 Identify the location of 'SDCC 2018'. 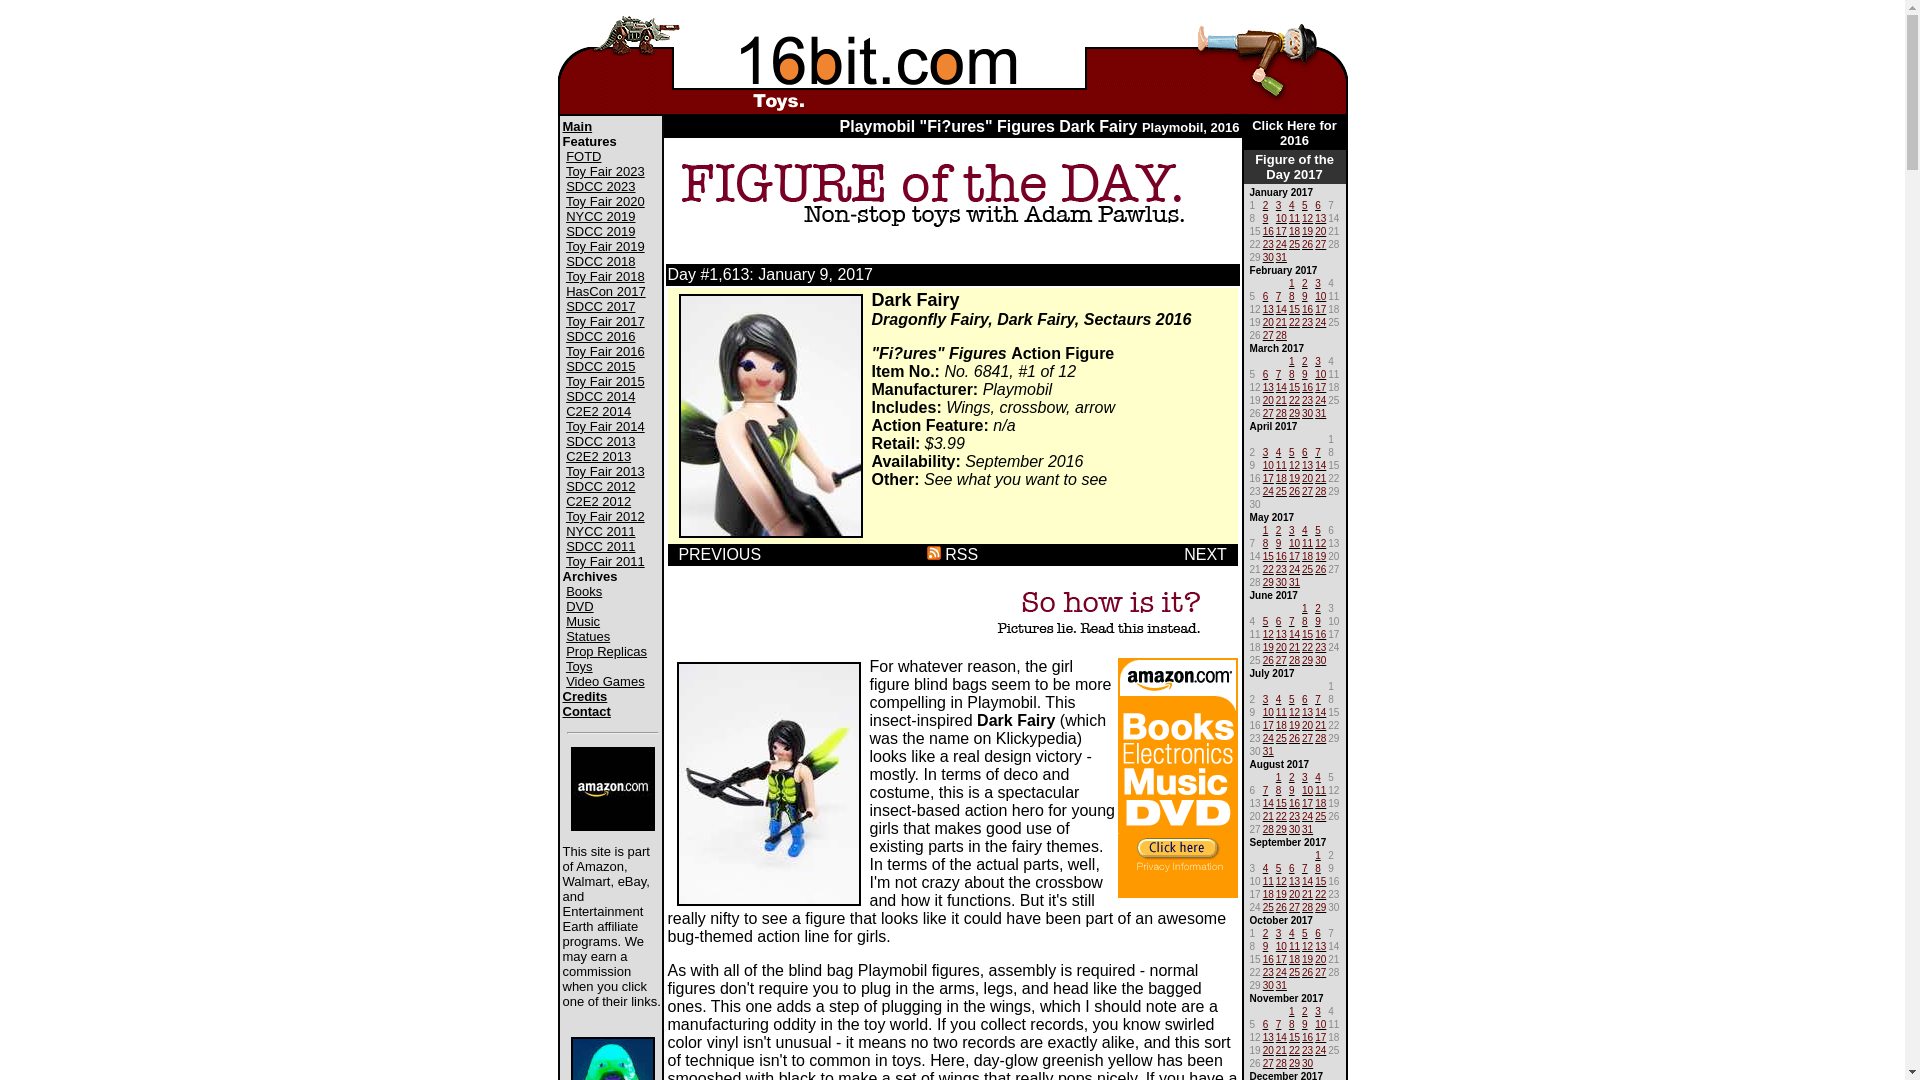
(565, 260).